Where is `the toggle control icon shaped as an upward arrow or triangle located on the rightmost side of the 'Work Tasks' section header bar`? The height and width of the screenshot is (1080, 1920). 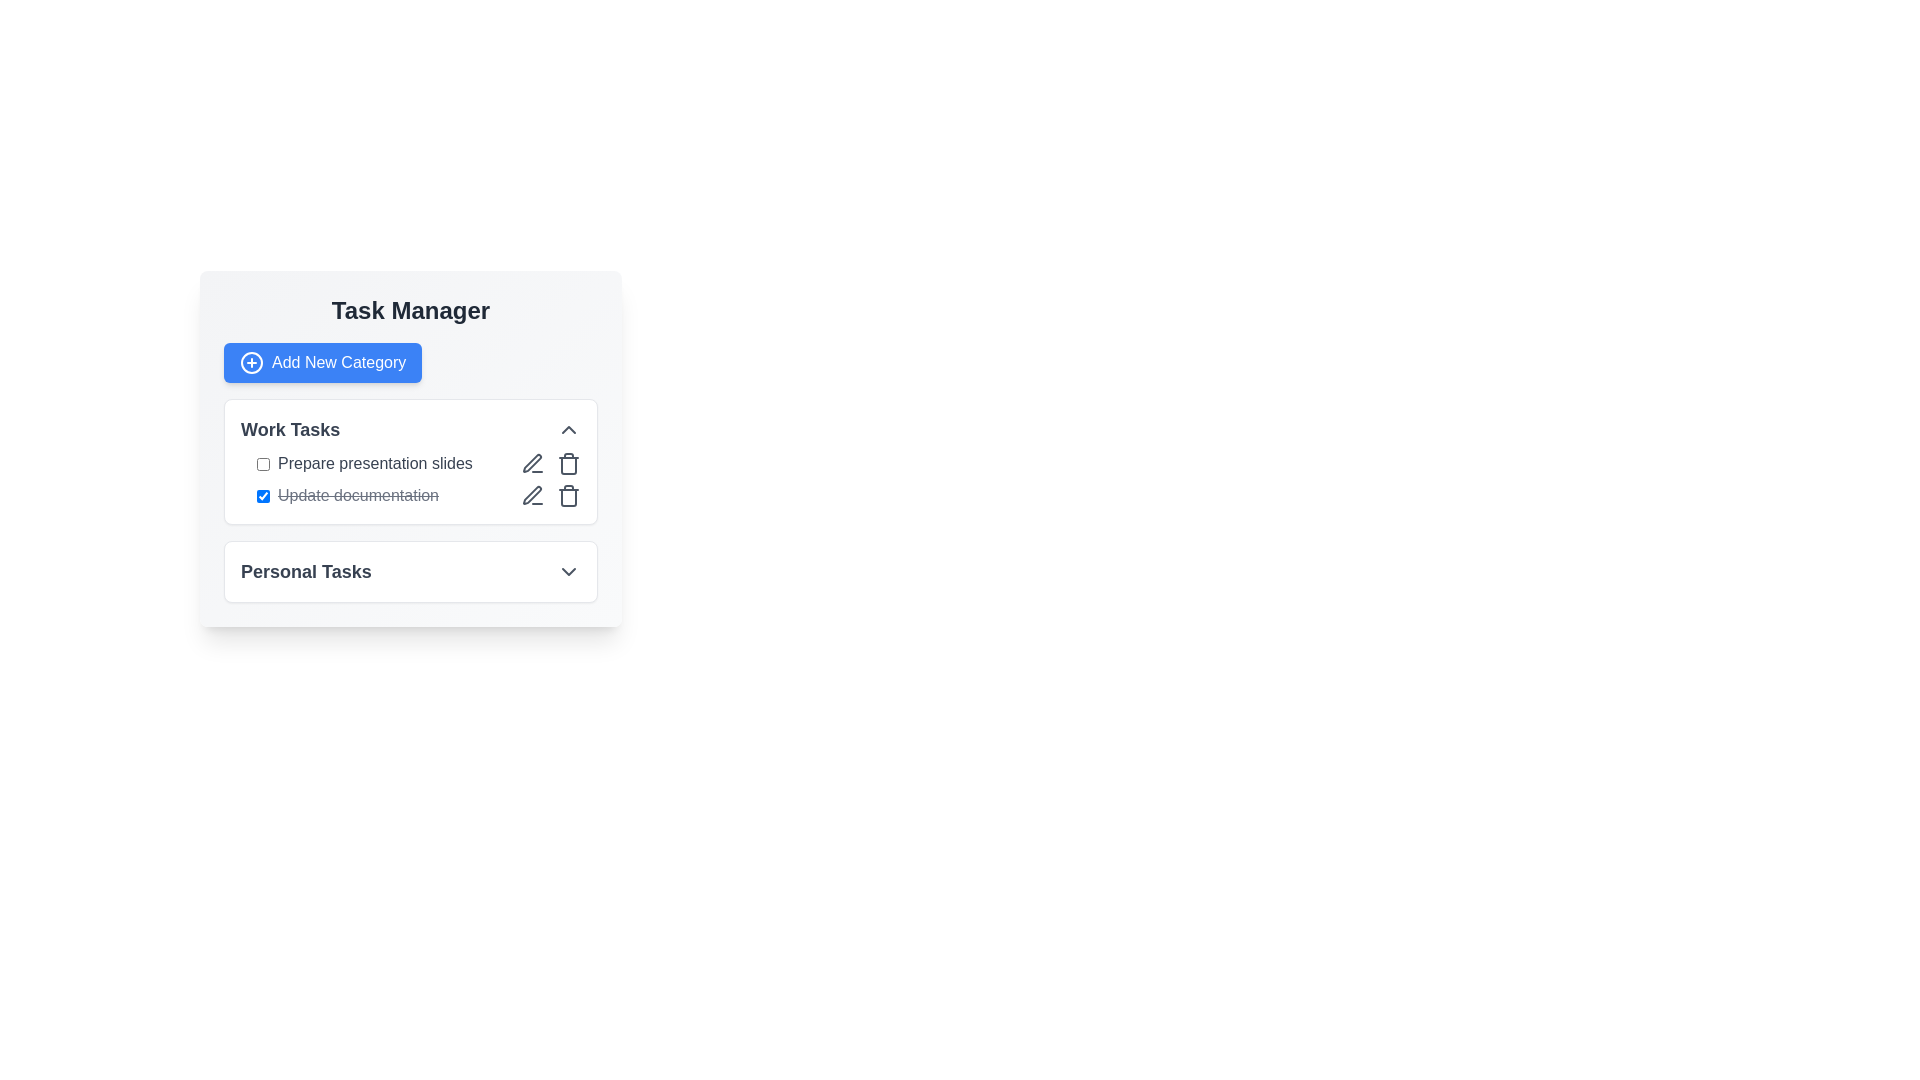
the toggle control icon shaped as an upward arrow or triangle located on the rightmost side of the 'Work Tasks' section header bar is located at coordinates (568, 428).